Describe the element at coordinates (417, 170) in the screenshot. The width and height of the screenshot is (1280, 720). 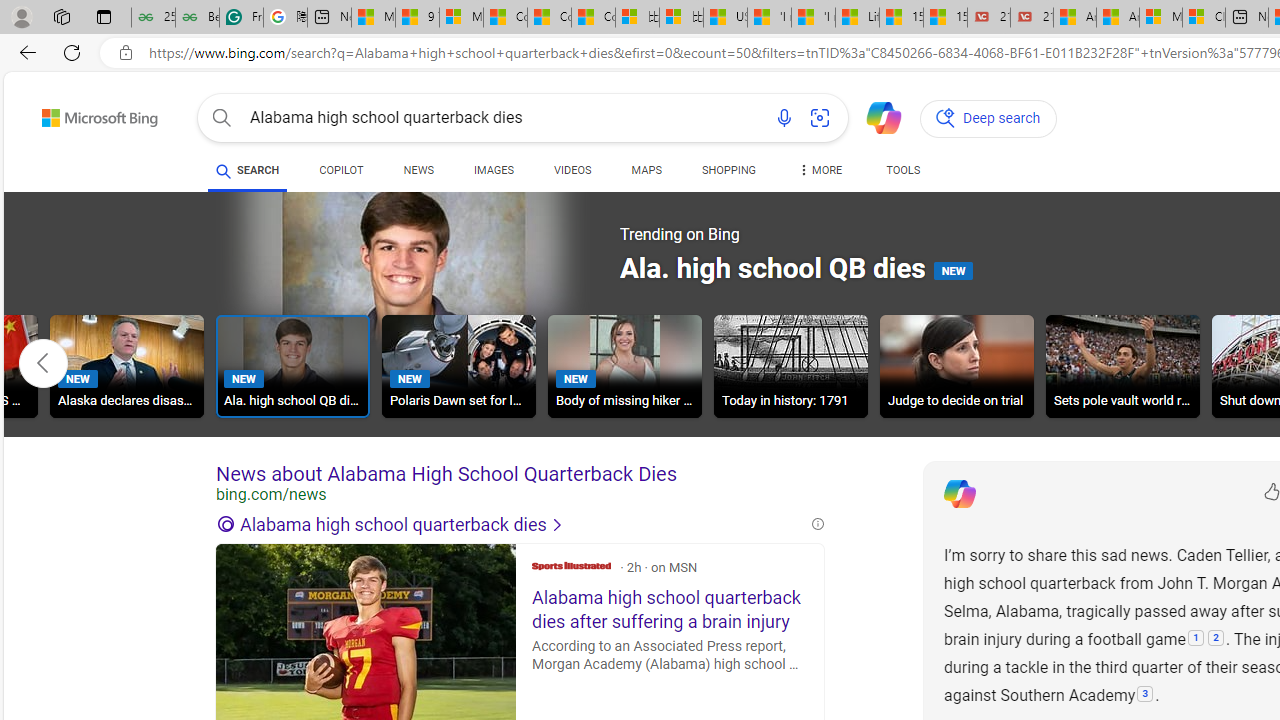
I see `'NEWS'` at that location.